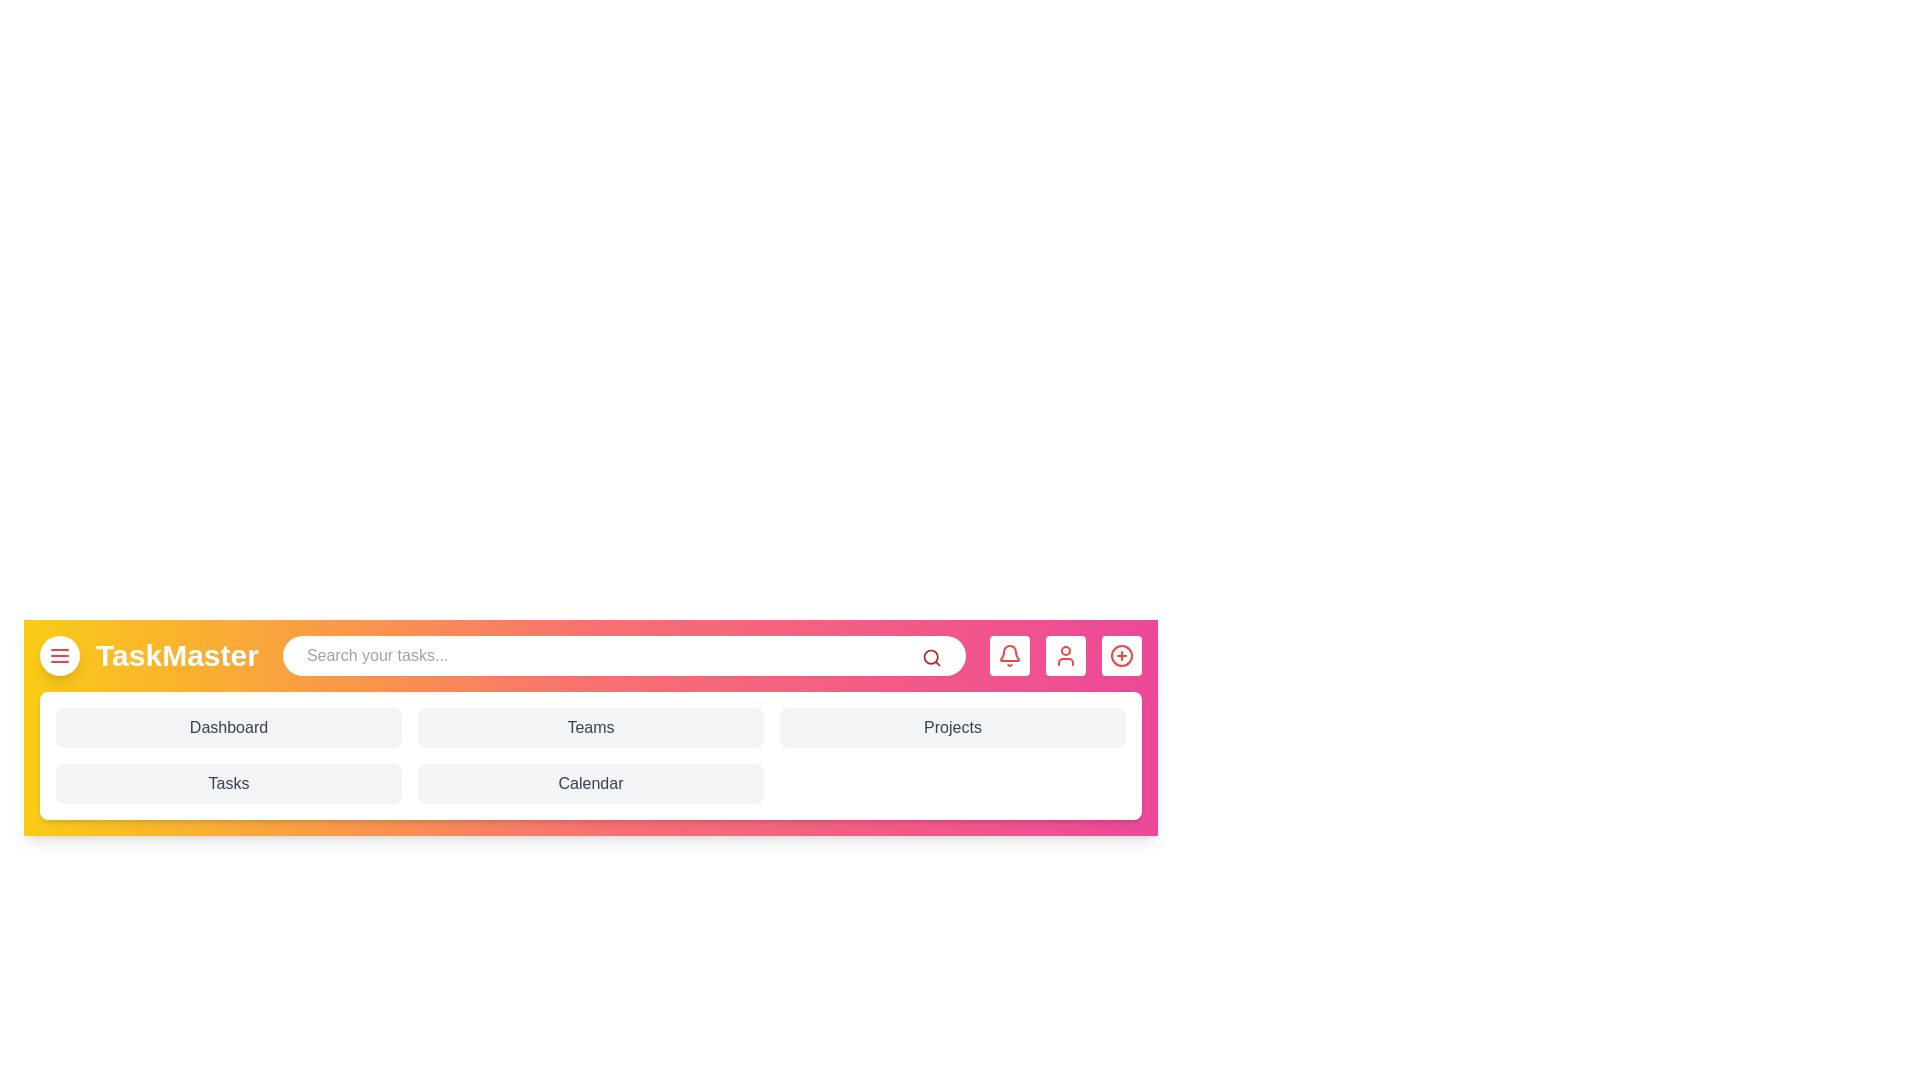 The height and width of the screenshot is (1080, 1920). What do you see at coordinates (589, 728) in the screenshot?
I see `the 'Teams' button to navigate to the Teams section` at bounding box center [589, 728].